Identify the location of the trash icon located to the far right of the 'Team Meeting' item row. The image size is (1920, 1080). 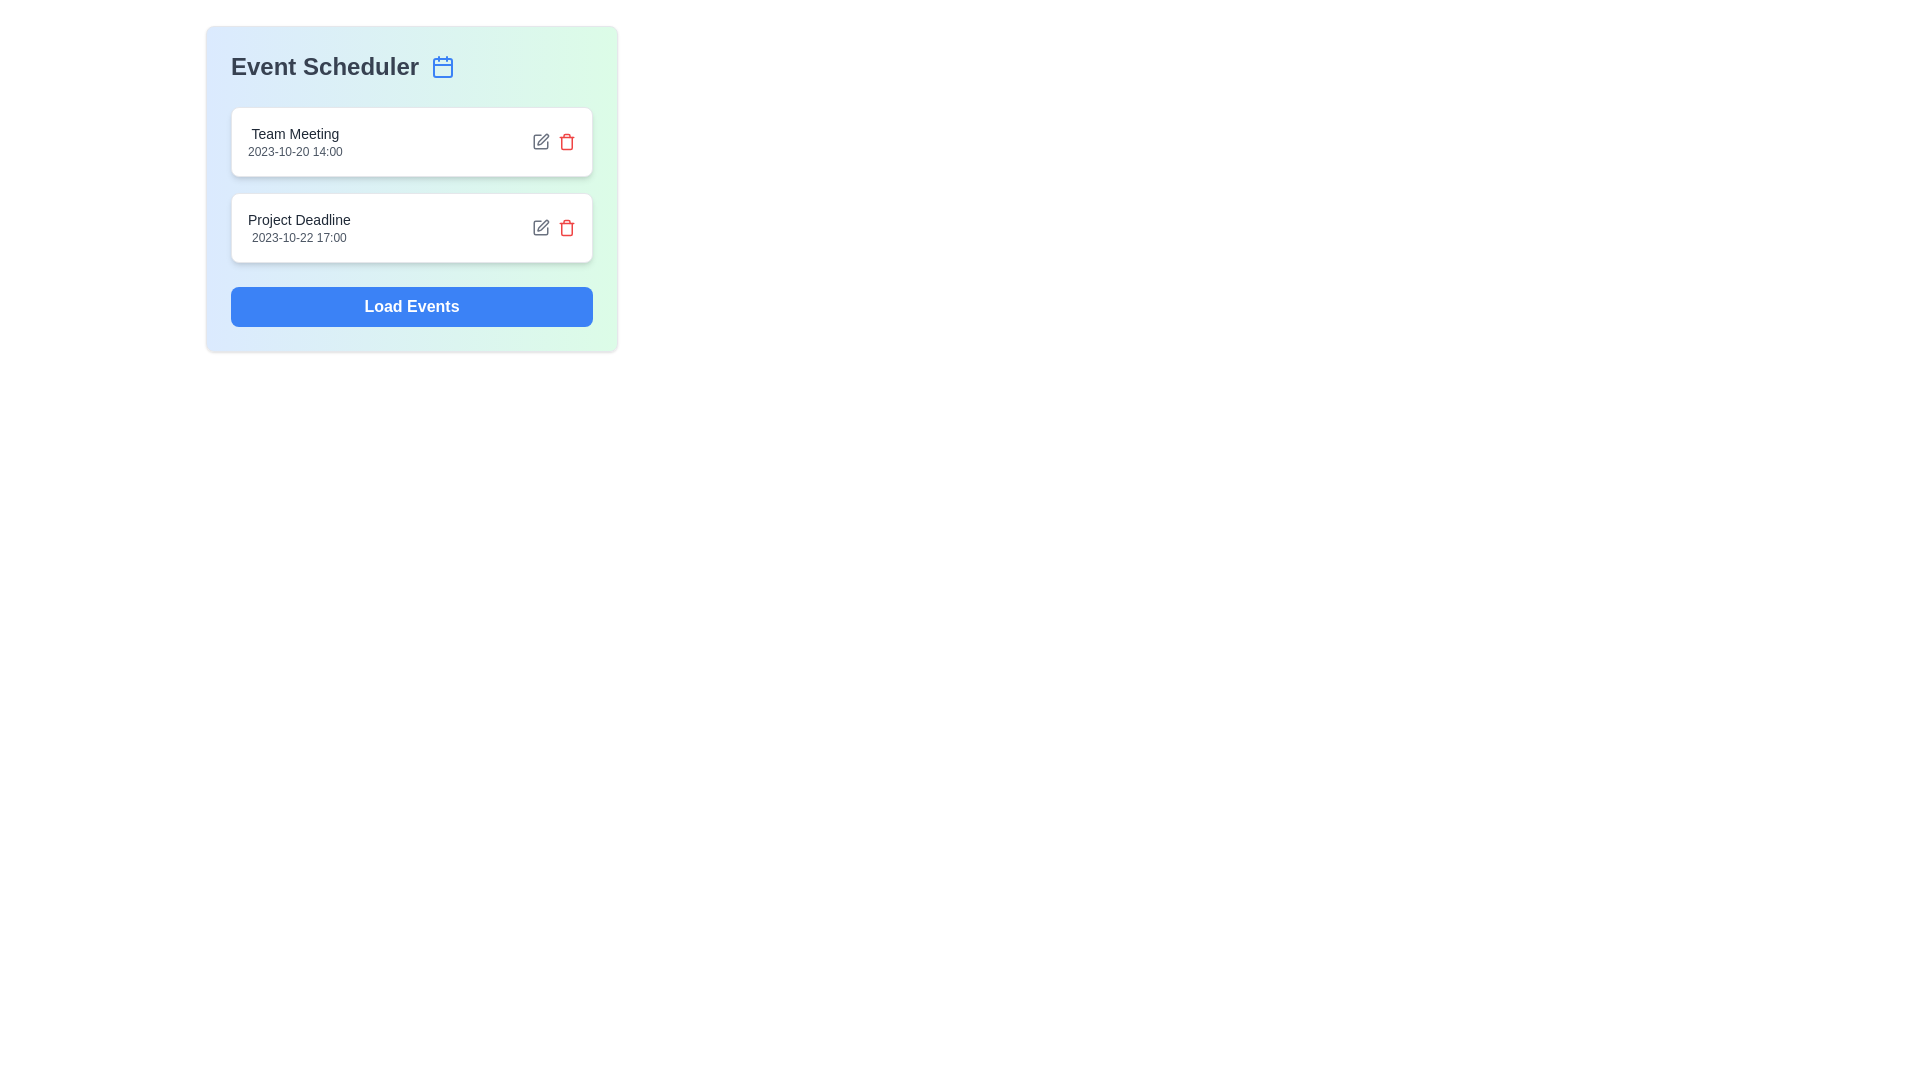
(565, 142).